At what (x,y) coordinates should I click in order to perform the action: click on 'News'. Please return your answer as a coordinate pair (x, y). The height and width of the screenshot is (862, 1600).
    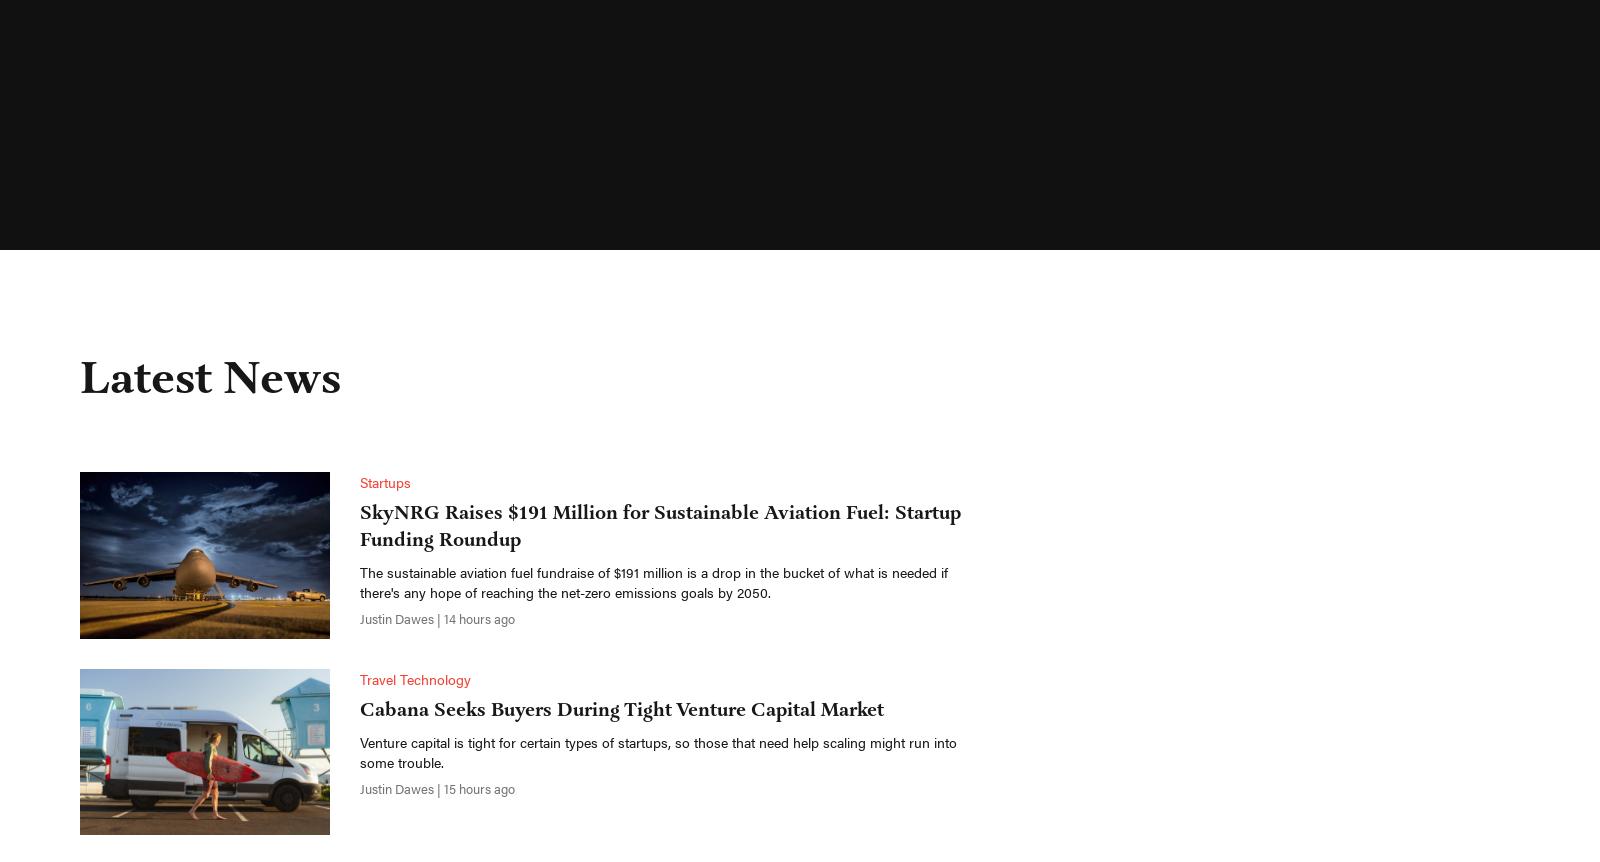
    Looking at the image, I should click on (265, 34).